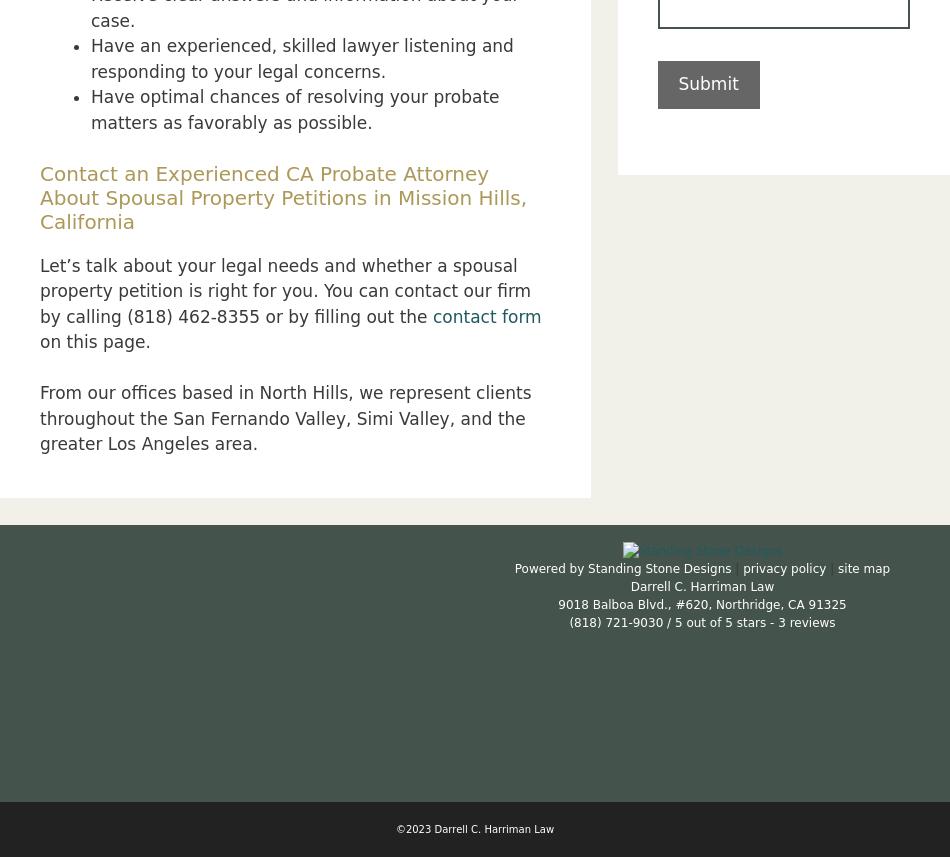 The height and width of the screenshot is (857, 950). I want to click on 'out of', so click(685, 621).